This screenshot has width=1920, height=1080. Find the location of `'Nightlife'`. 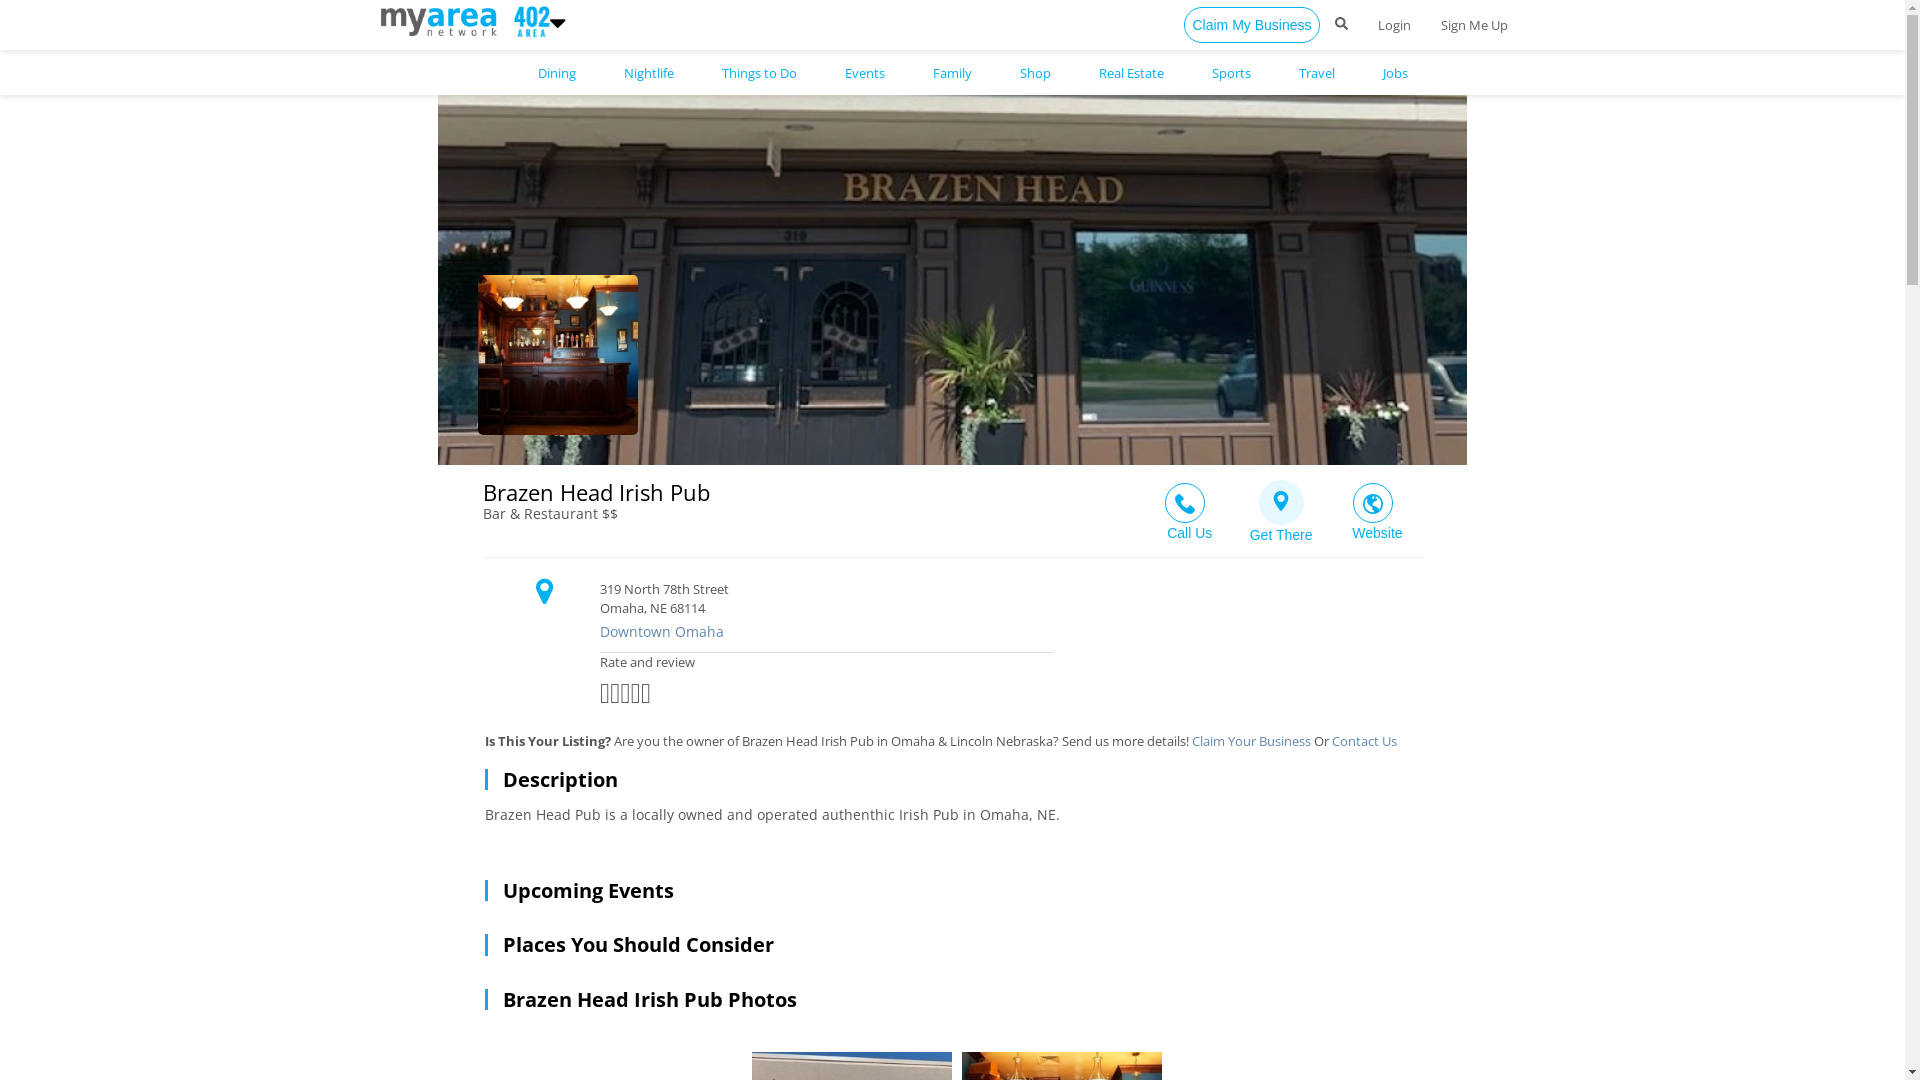

'Nightlife' is located at coordinates (648, 72).